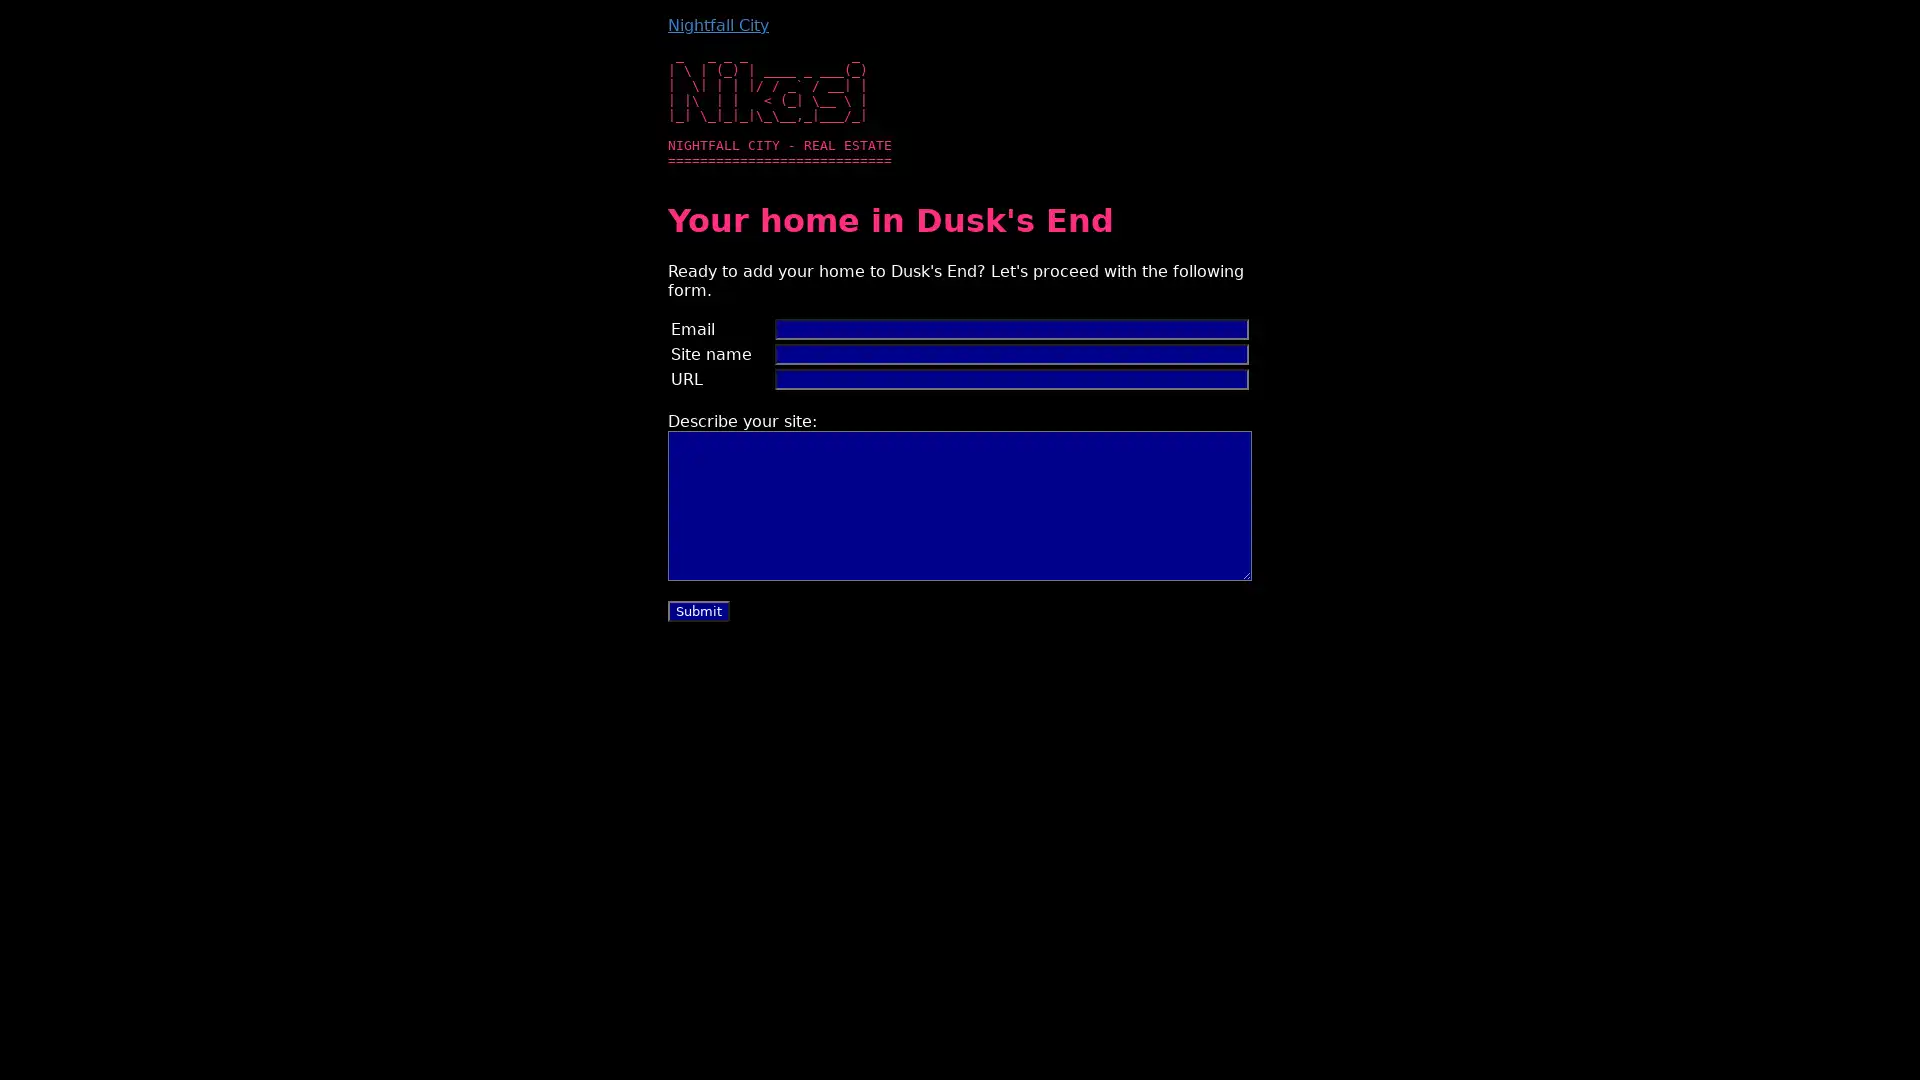  I want to click on Submit, so click(699, 609).